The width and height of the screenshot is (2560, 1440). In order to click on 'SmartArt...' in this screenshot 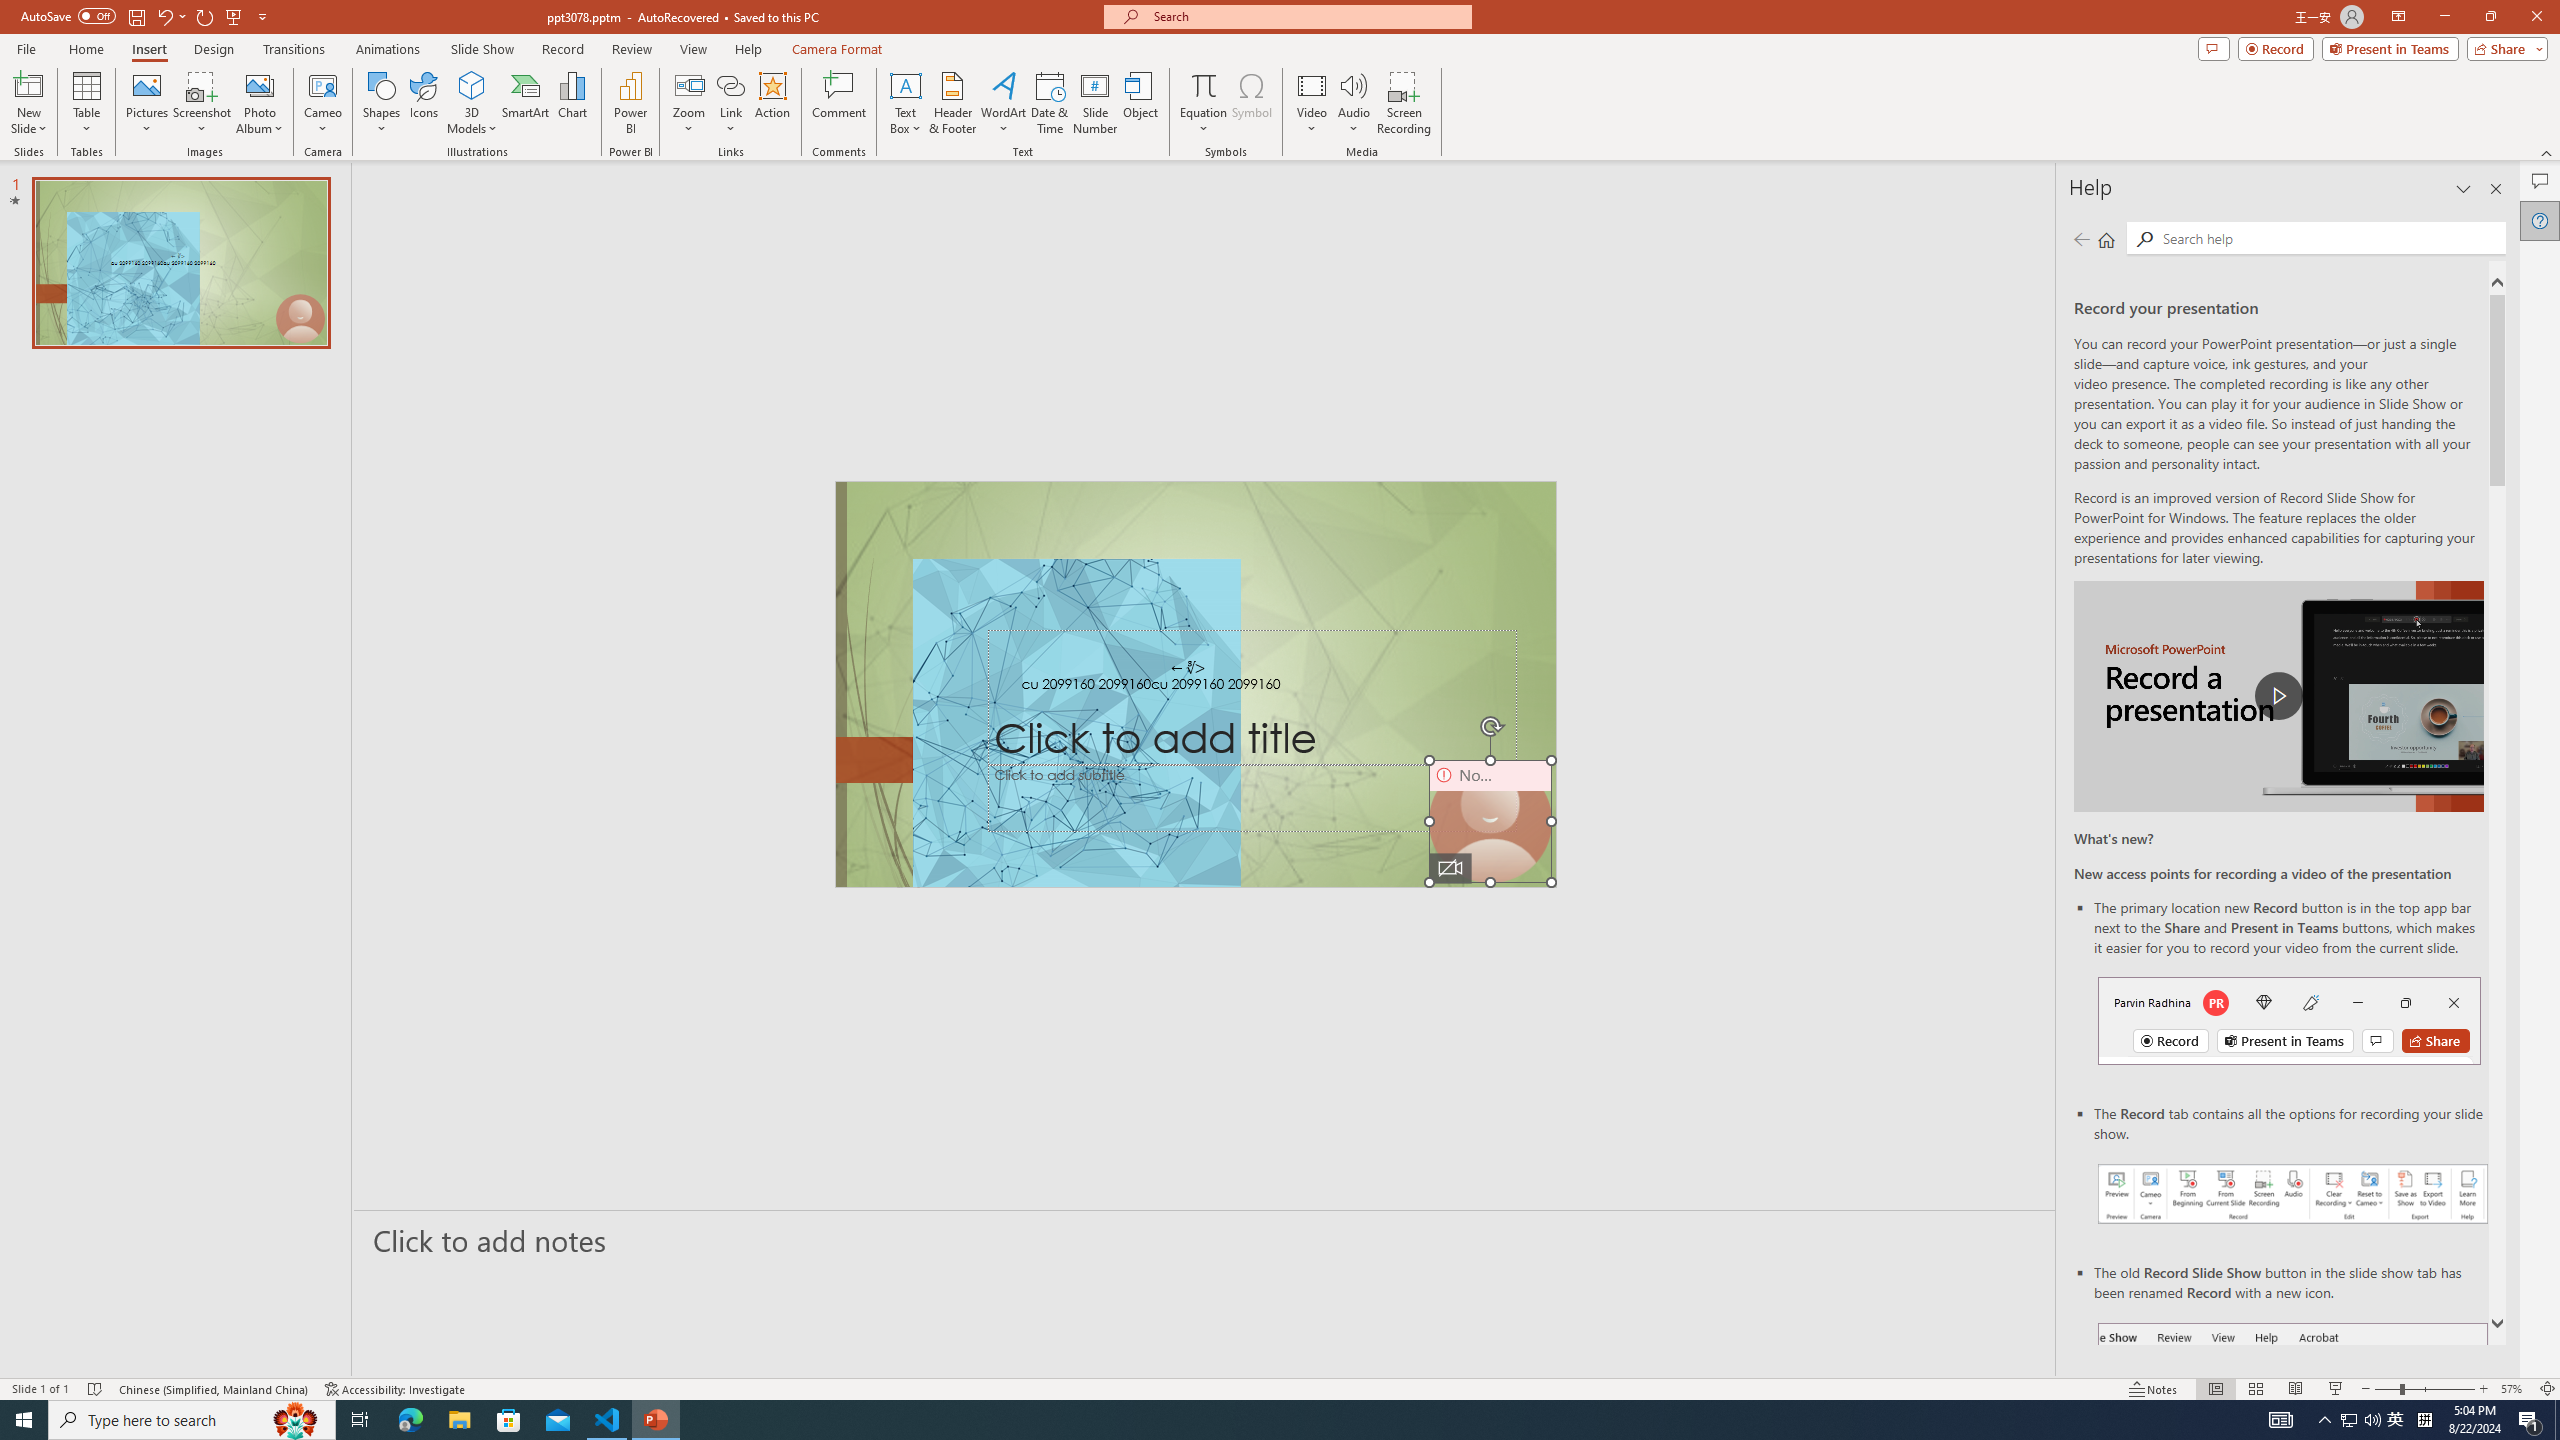, I will do `click(525, 103)`.